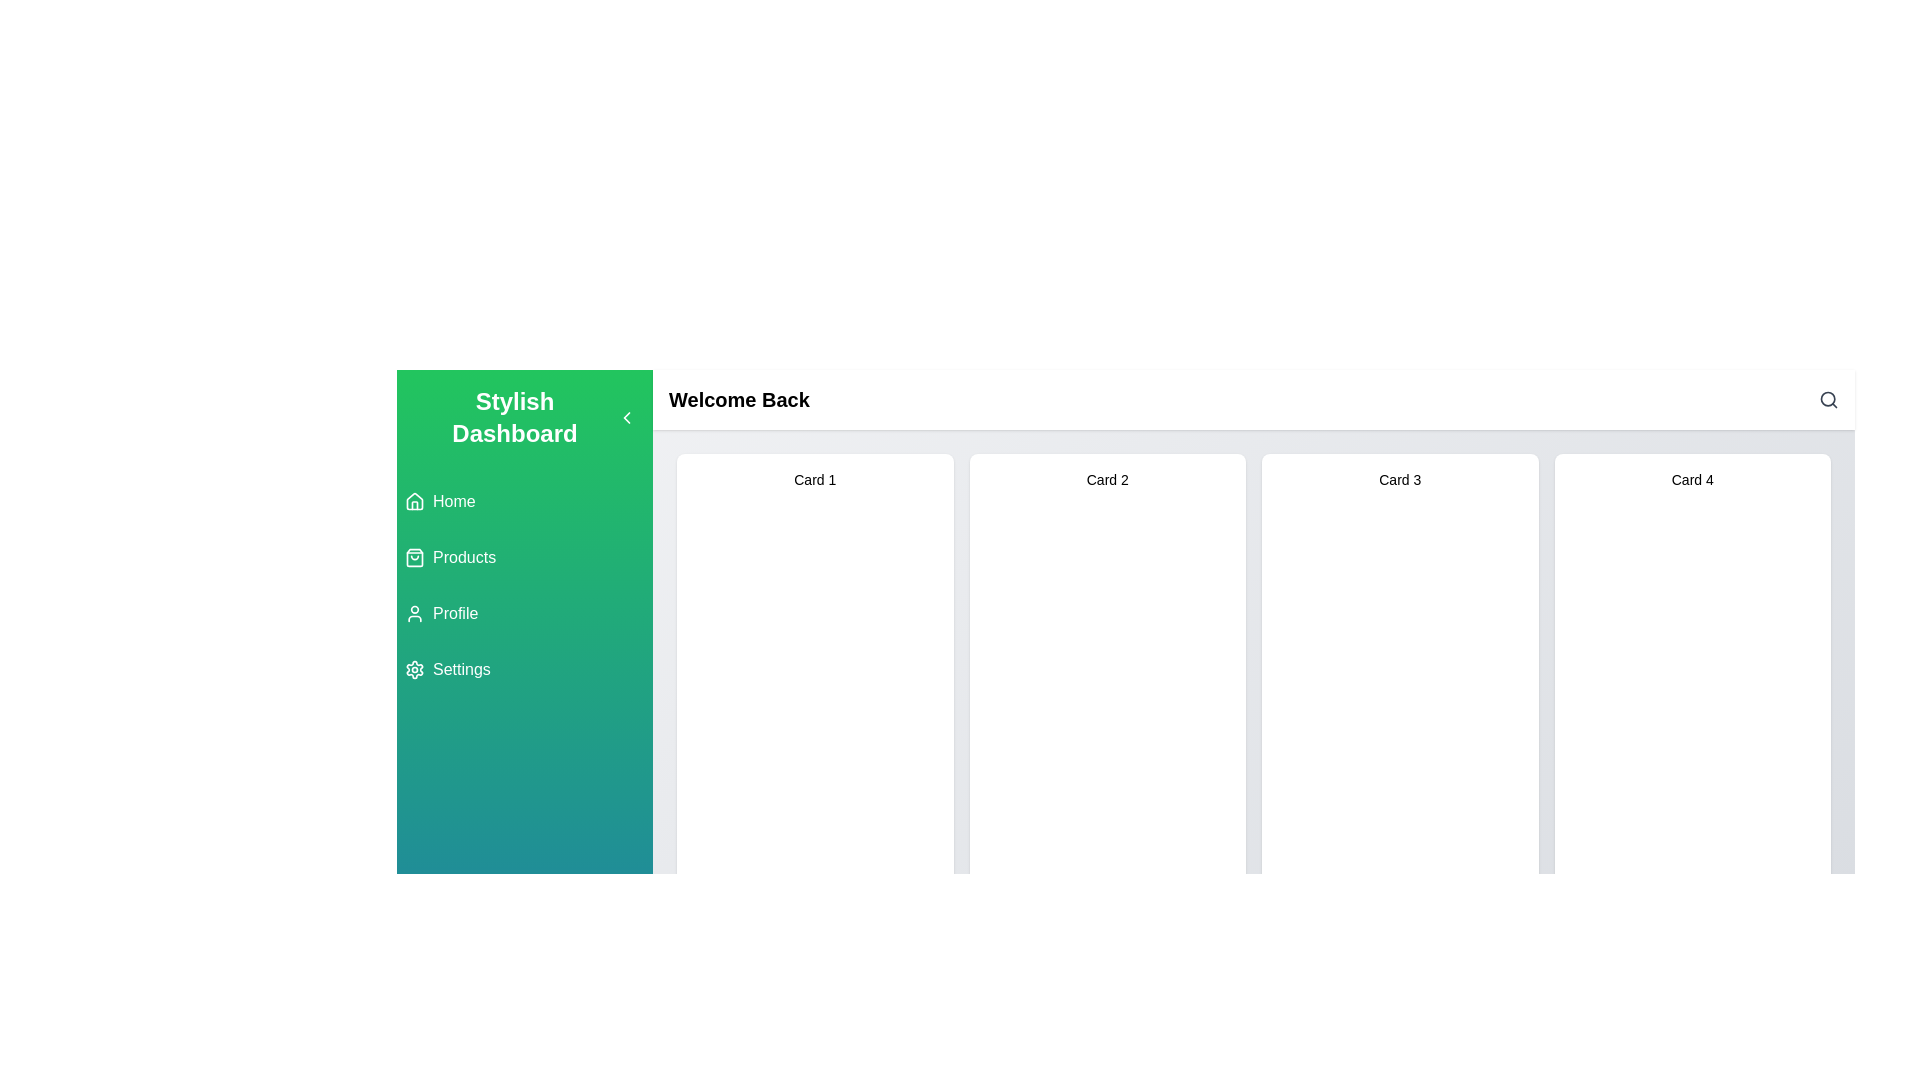 The image size is (1920, 1080). I want to click on the 'Home' navigation label, so click(453, 500).